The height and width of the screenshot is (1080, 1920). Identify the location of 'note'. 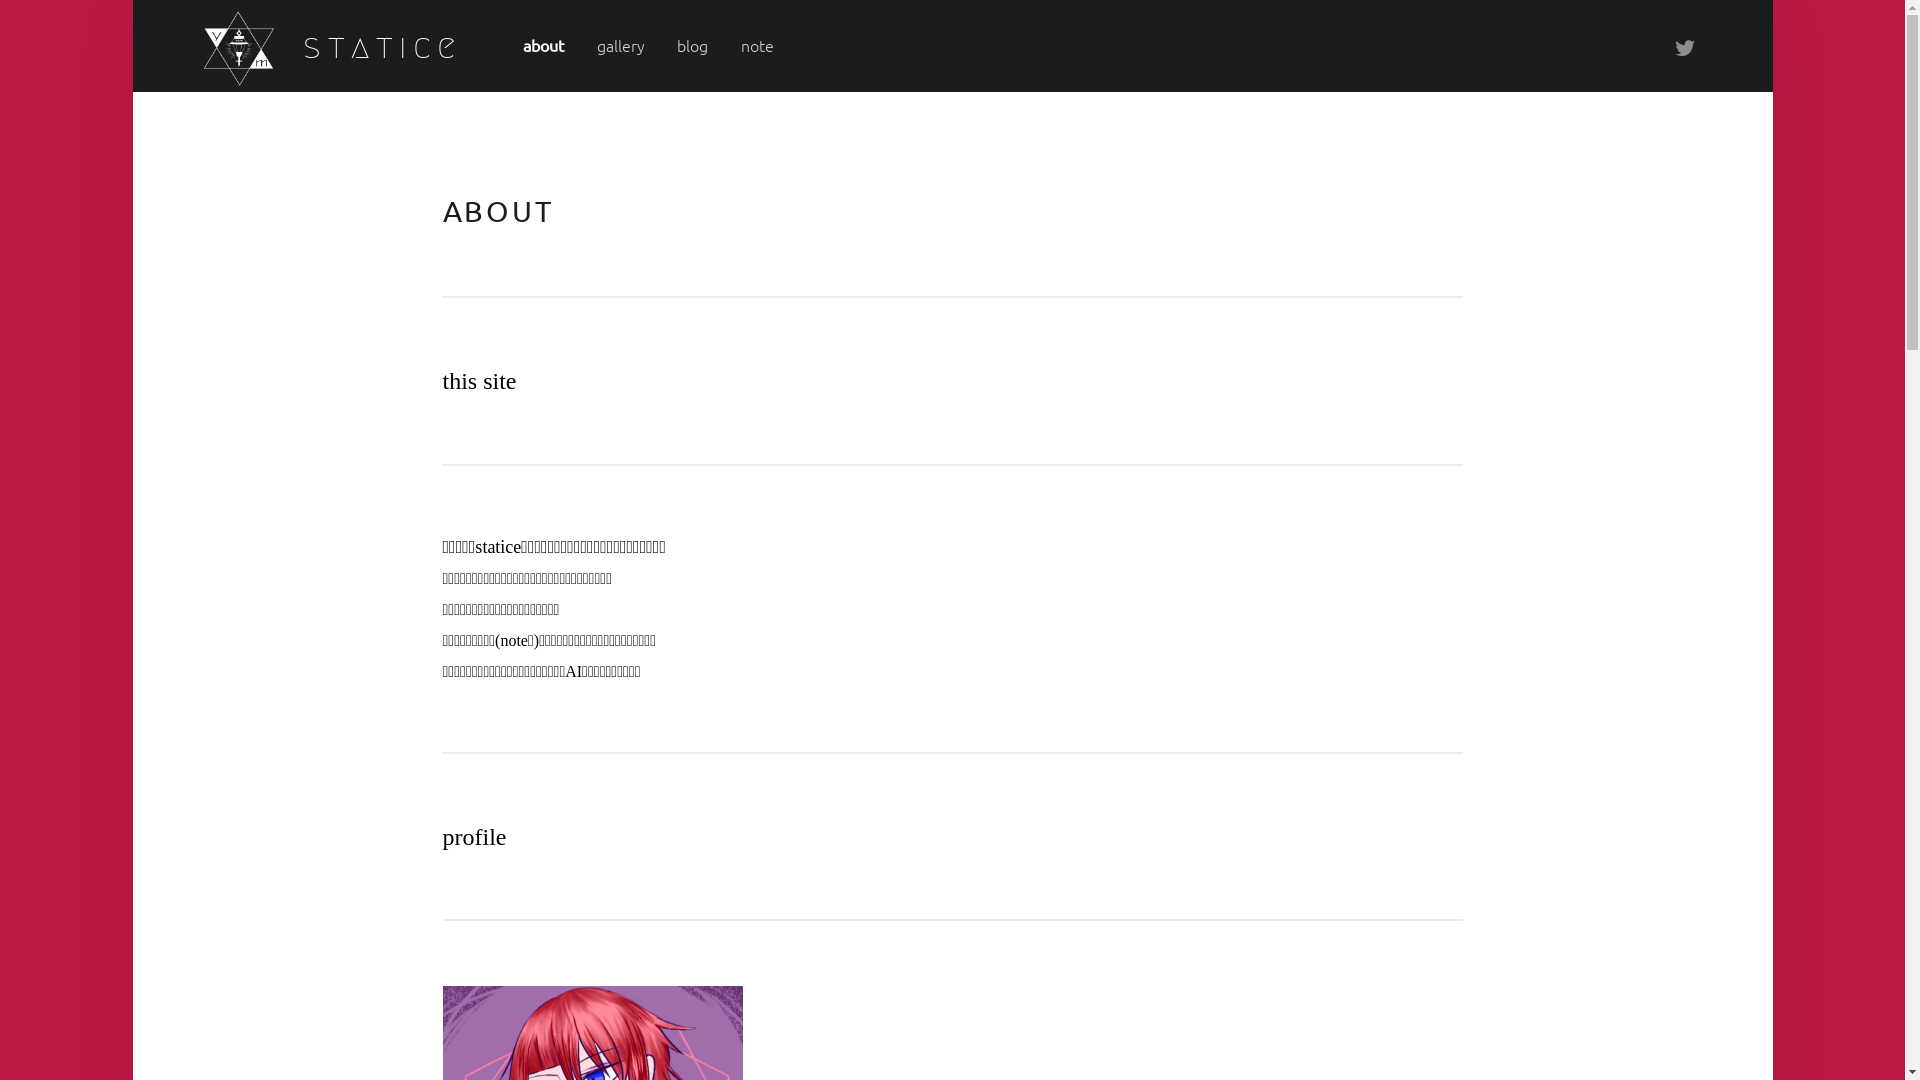
(756, 45).